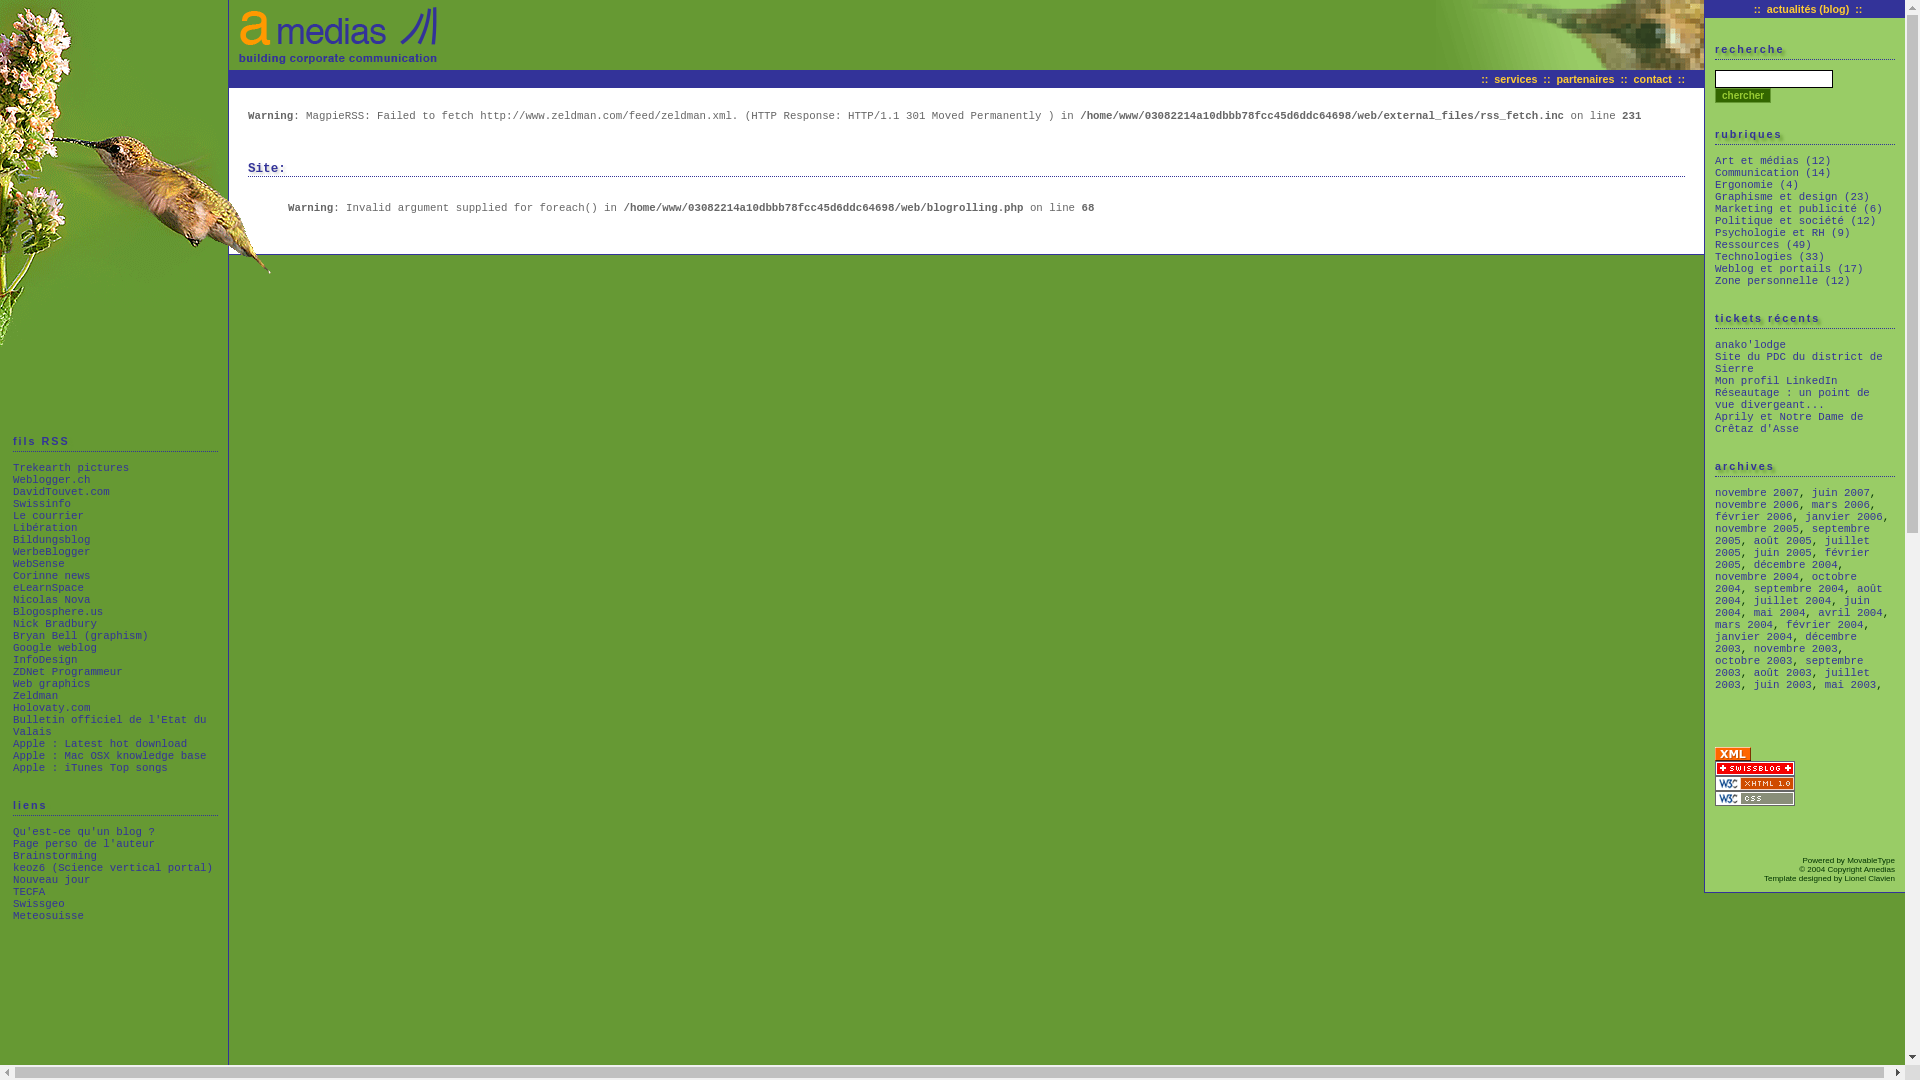  Describe the element at coordinates (51, 551) in the screenshot. I see `'WerbeBlogger'` at that location.